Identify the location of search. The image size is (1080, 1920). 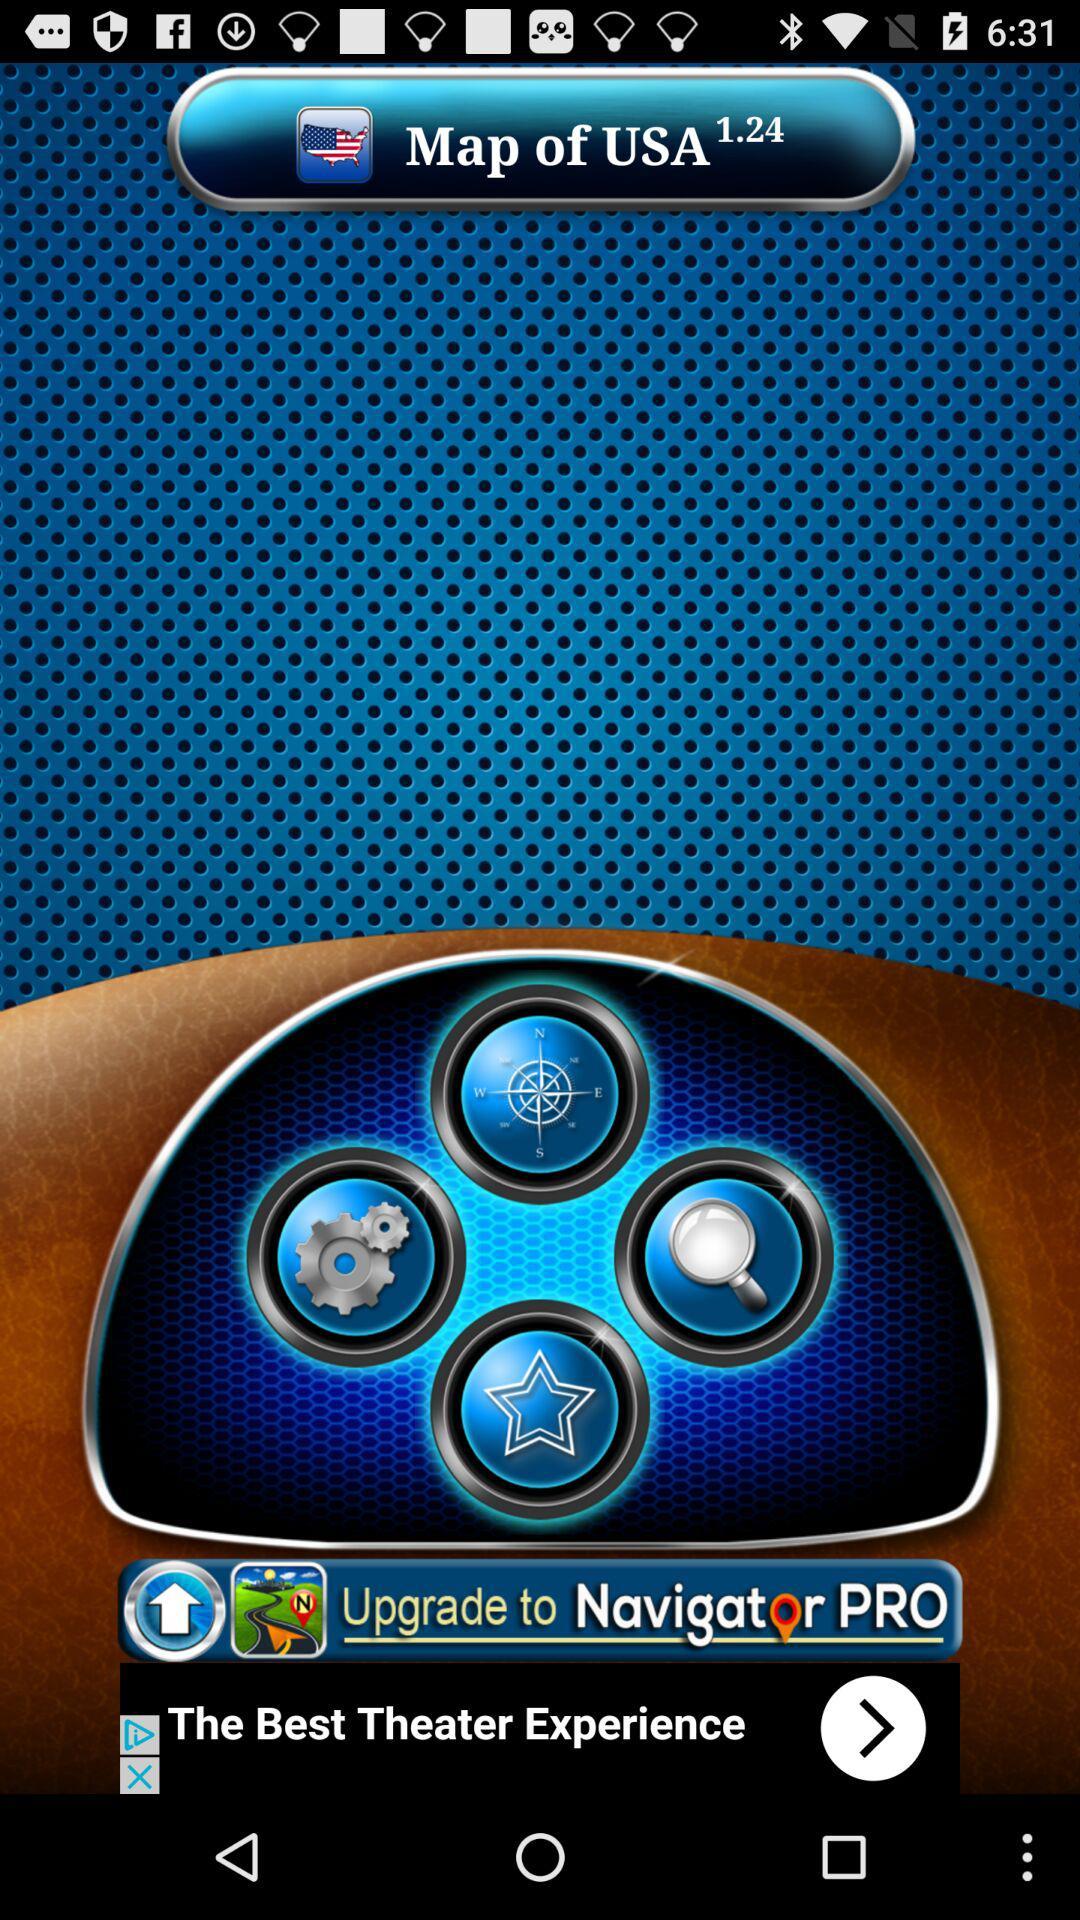
(723, 1256).